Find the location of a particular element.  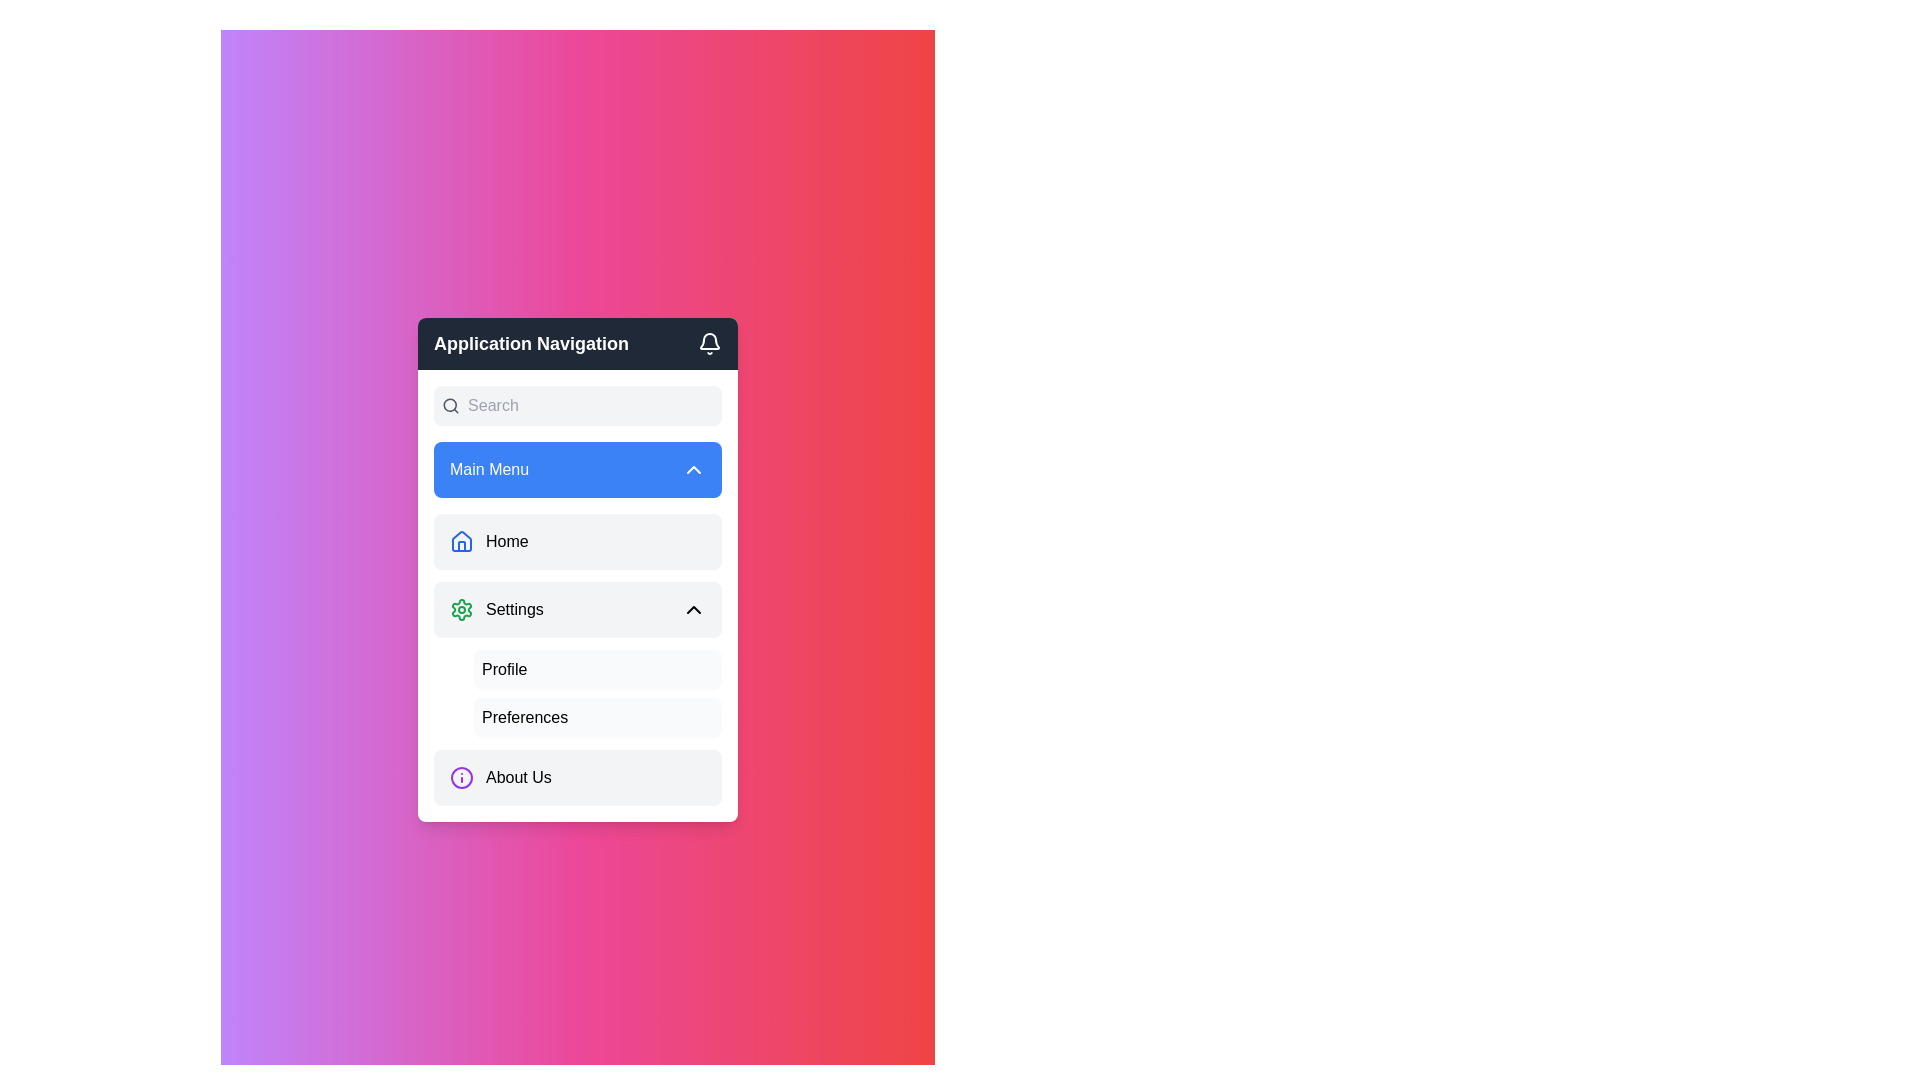

the chevron icon is located at coordinates (694, 608).